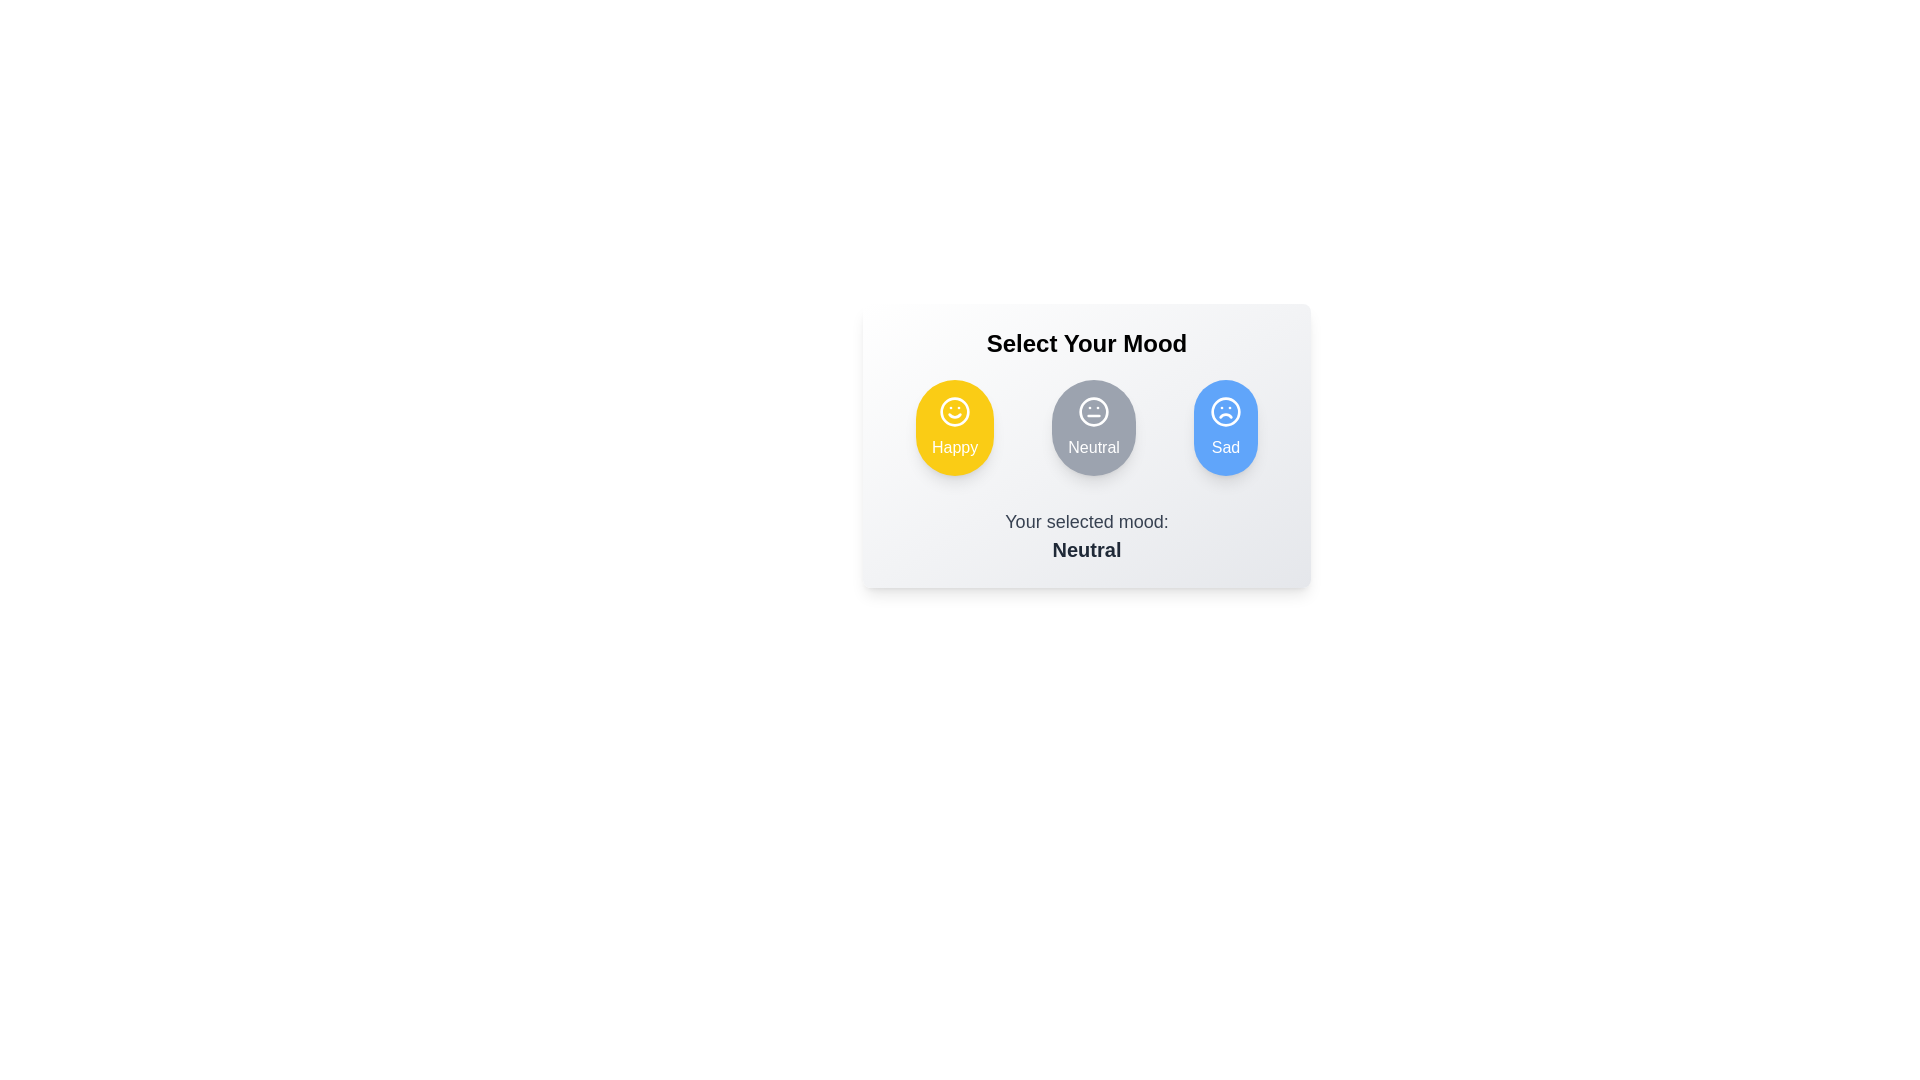  What do you see at coordinates (1224, 411) in the screenshot?
I see `the 'Sad' mood icon located at the center of the blue circular button labeled 'Sad'` at bounding box center [1224, 411].